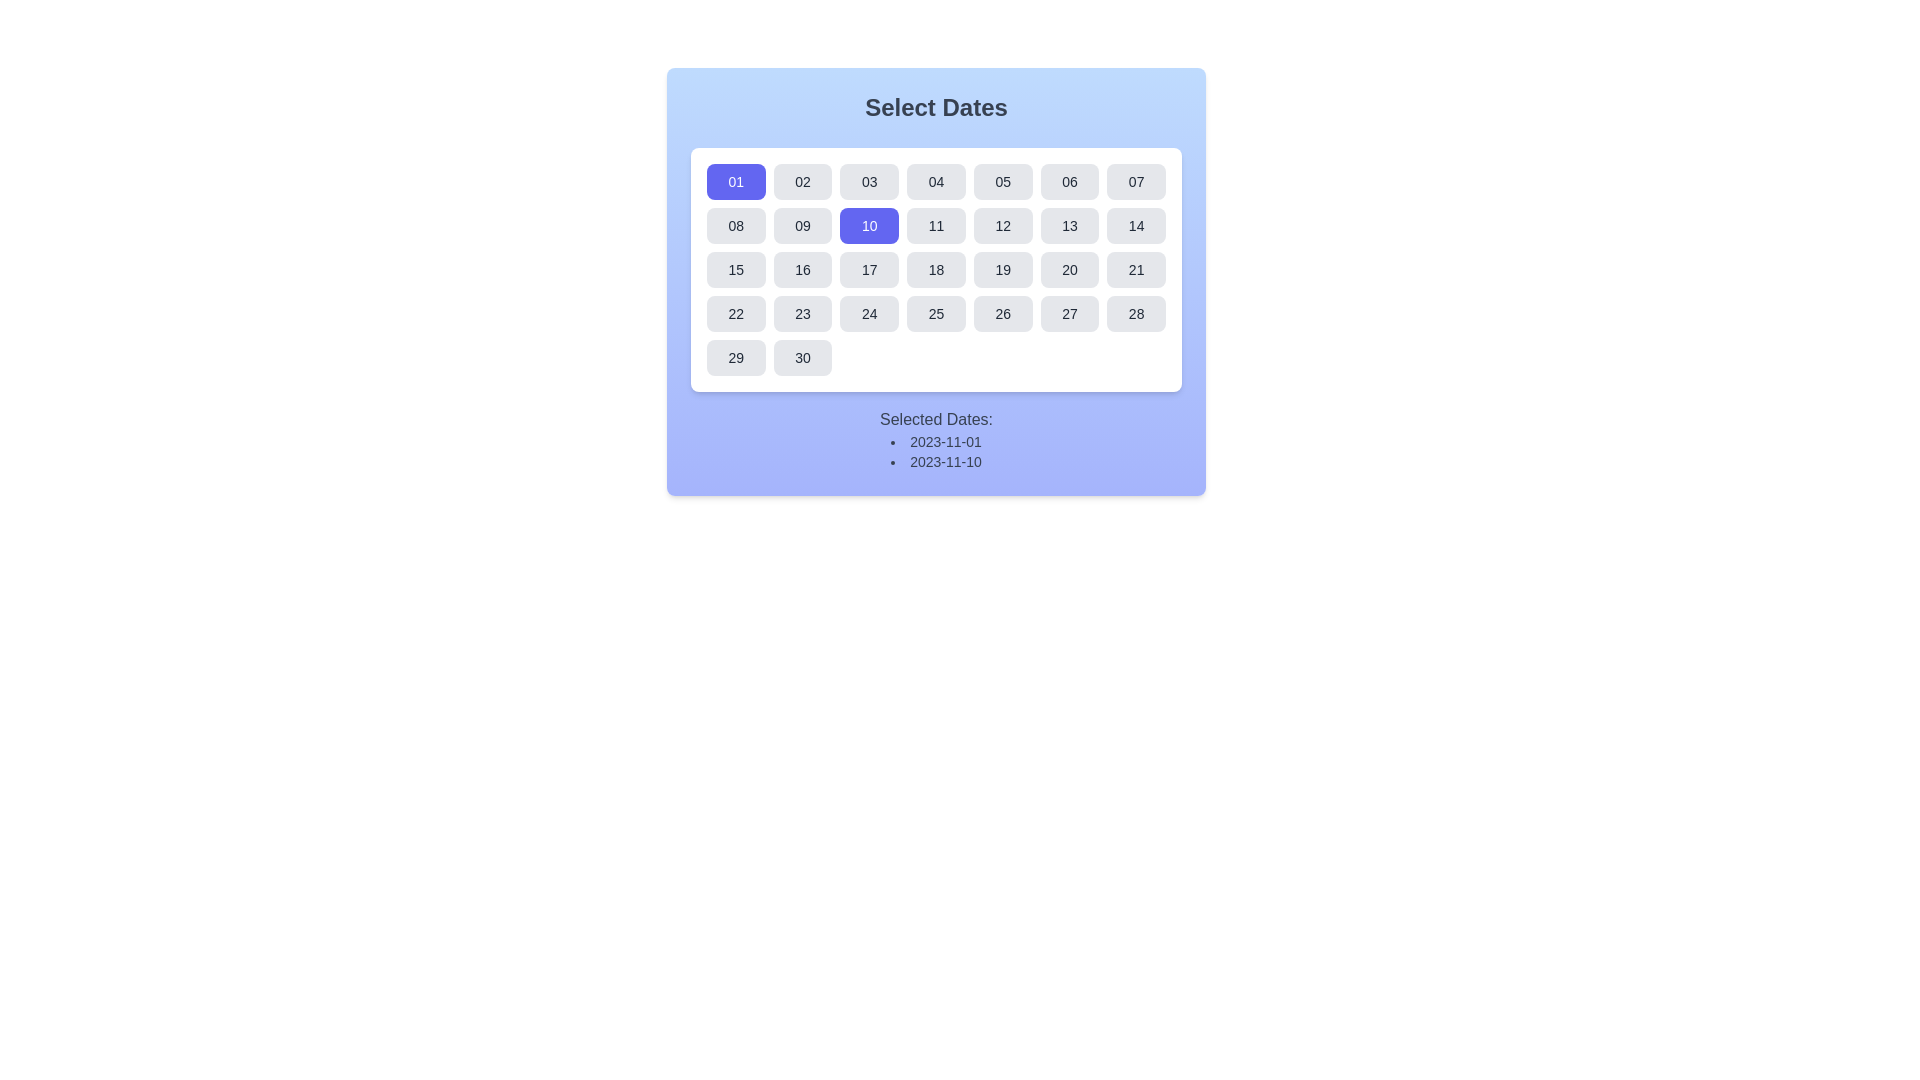 The height and width of the screenshot is (1080, 1920). Describe the element at coordinates (803, 225) in the screenshot. I see `the rectangular button displaying '09' in dark text` at that location.